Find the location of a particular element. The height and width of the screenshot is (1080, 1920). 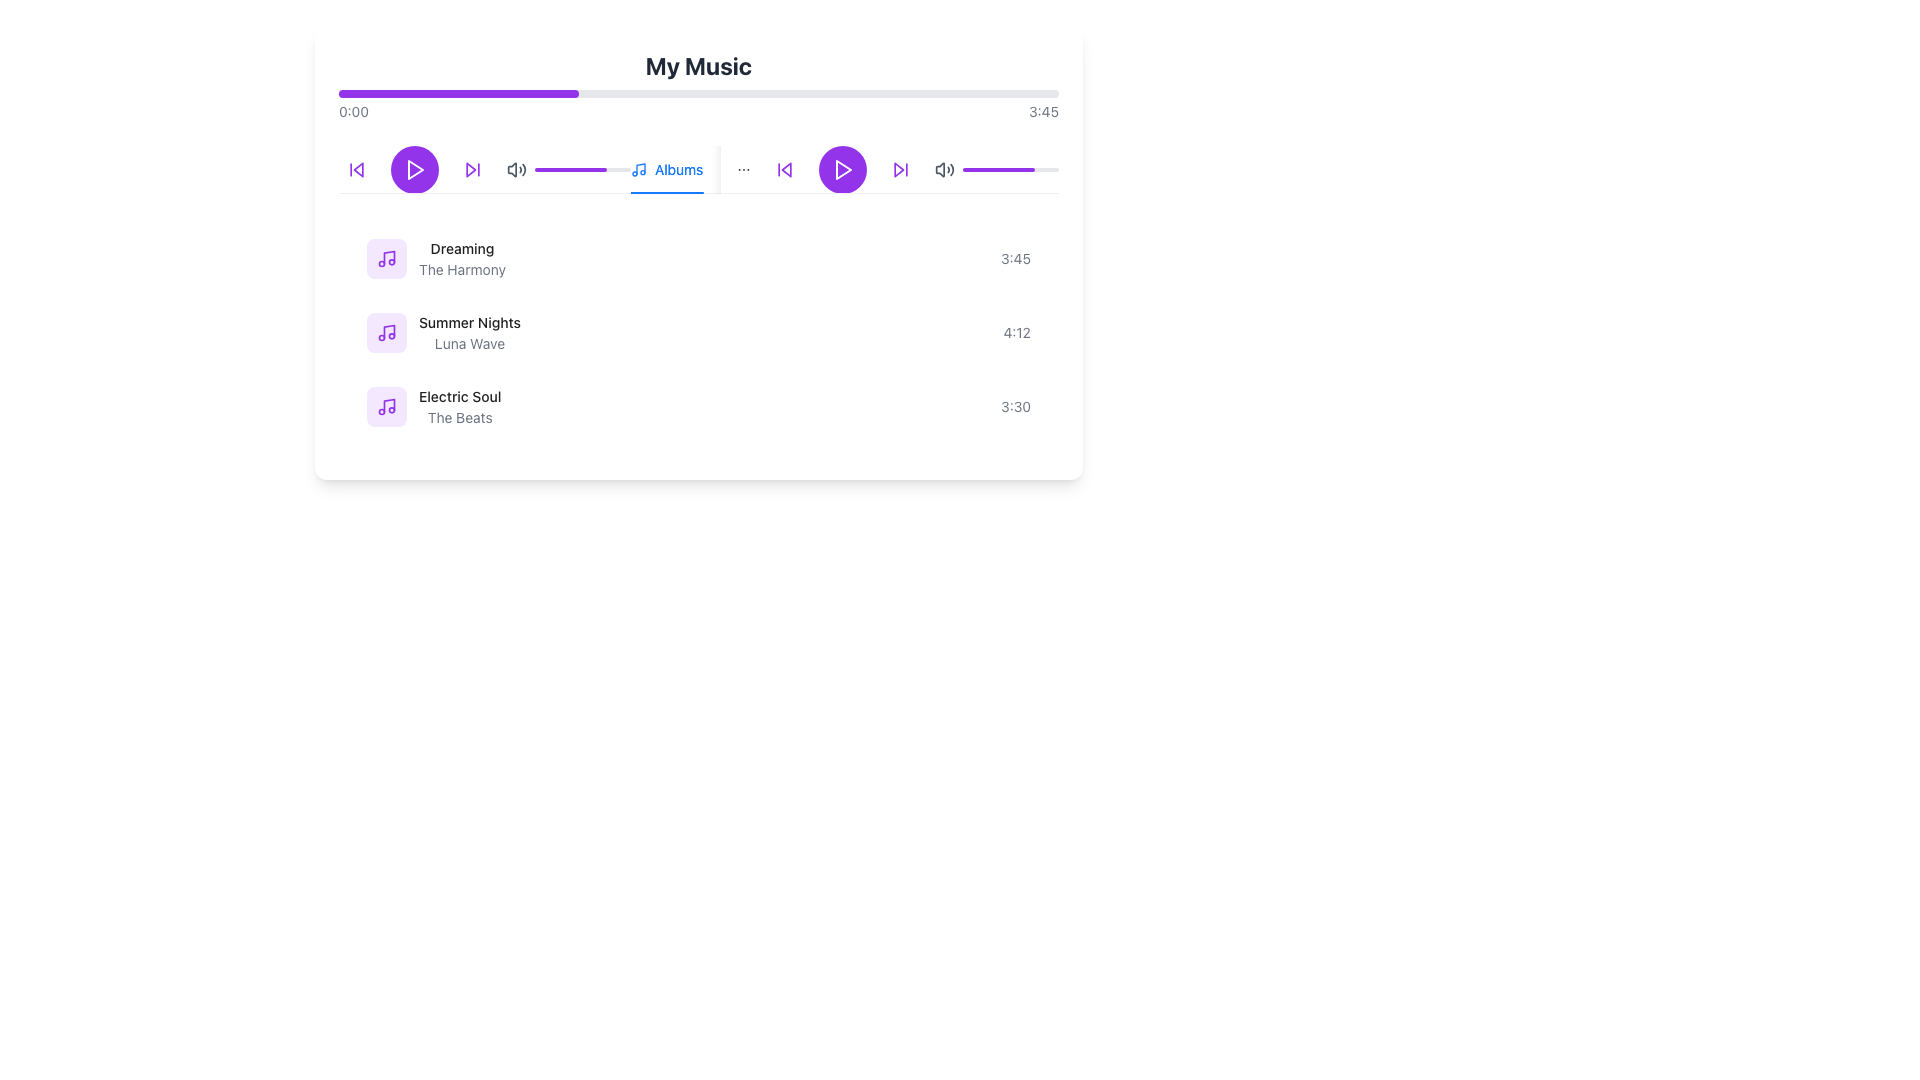

the triangular play icon within the rounded square button that is centrally located in the top of the interface is located at coordinates (844, 168).